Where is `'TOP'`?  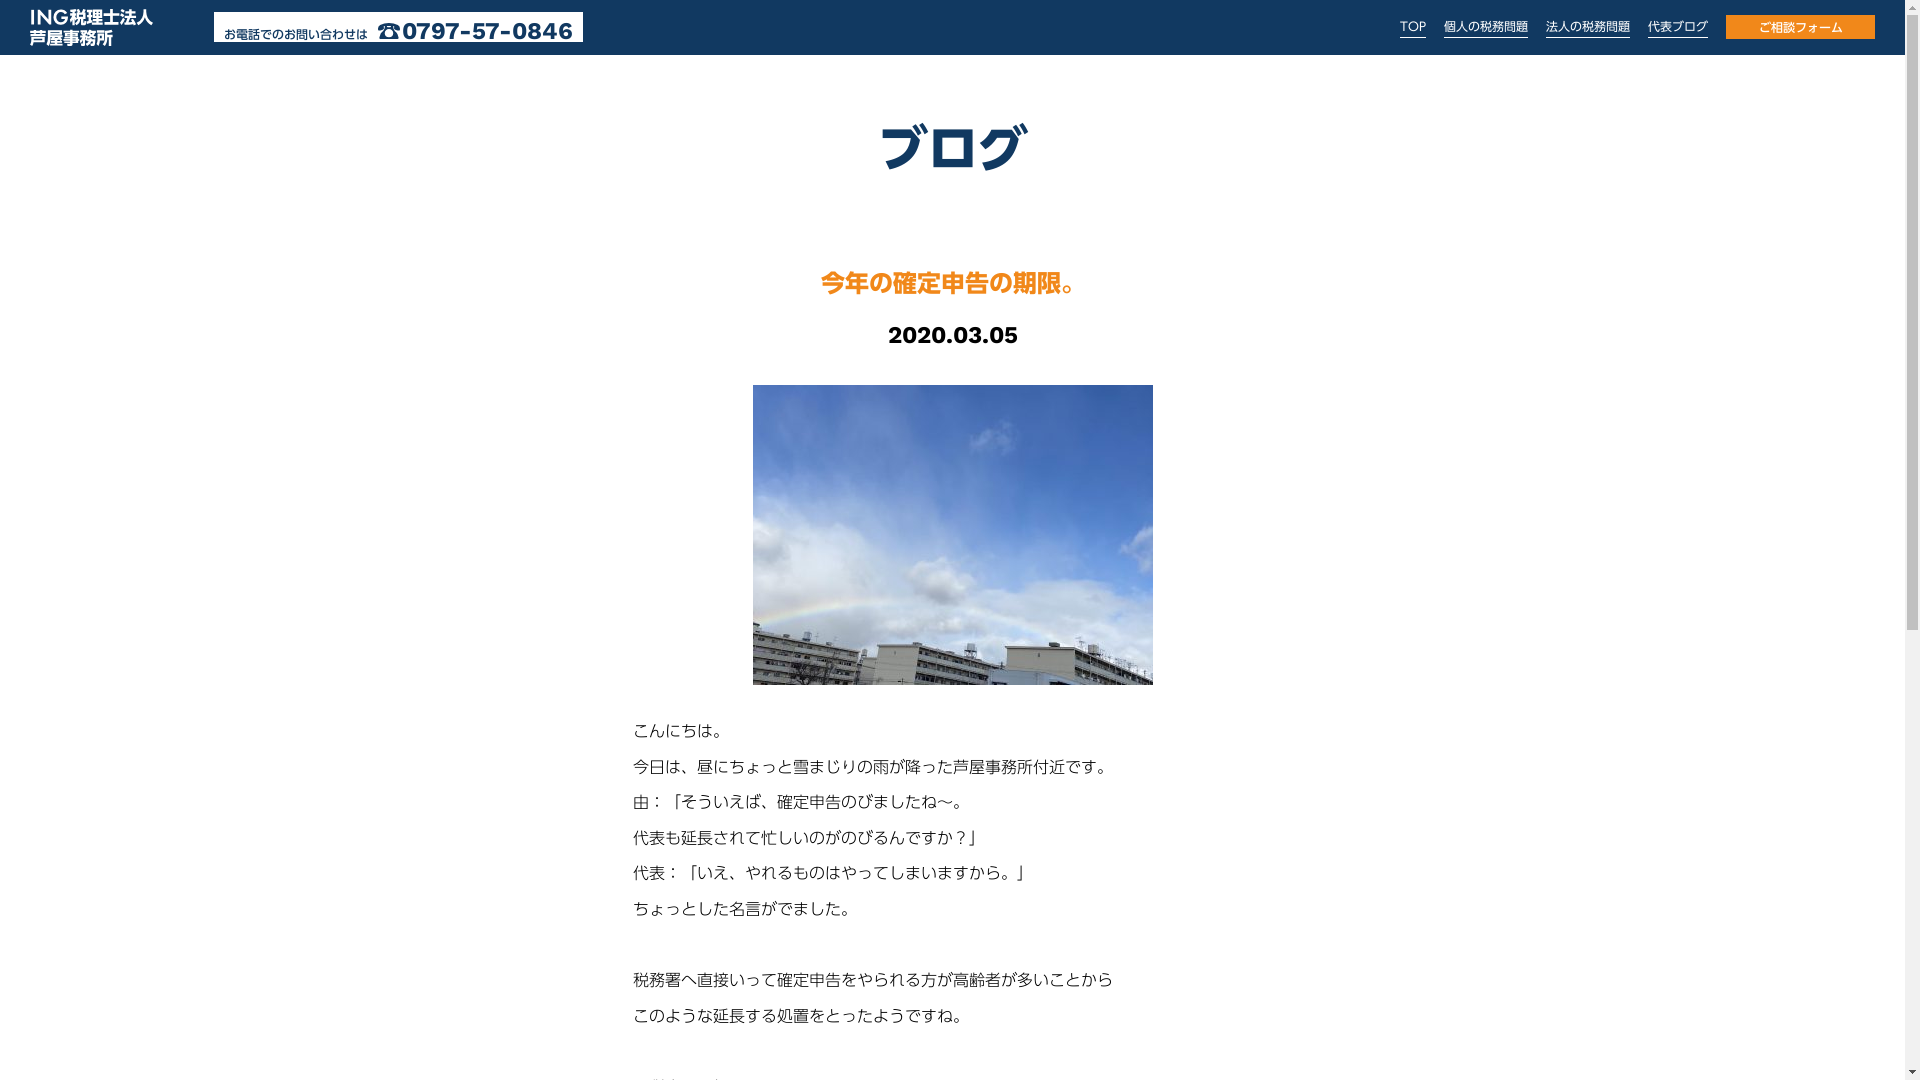
'TOP' is located at coordinates (1411, 26).